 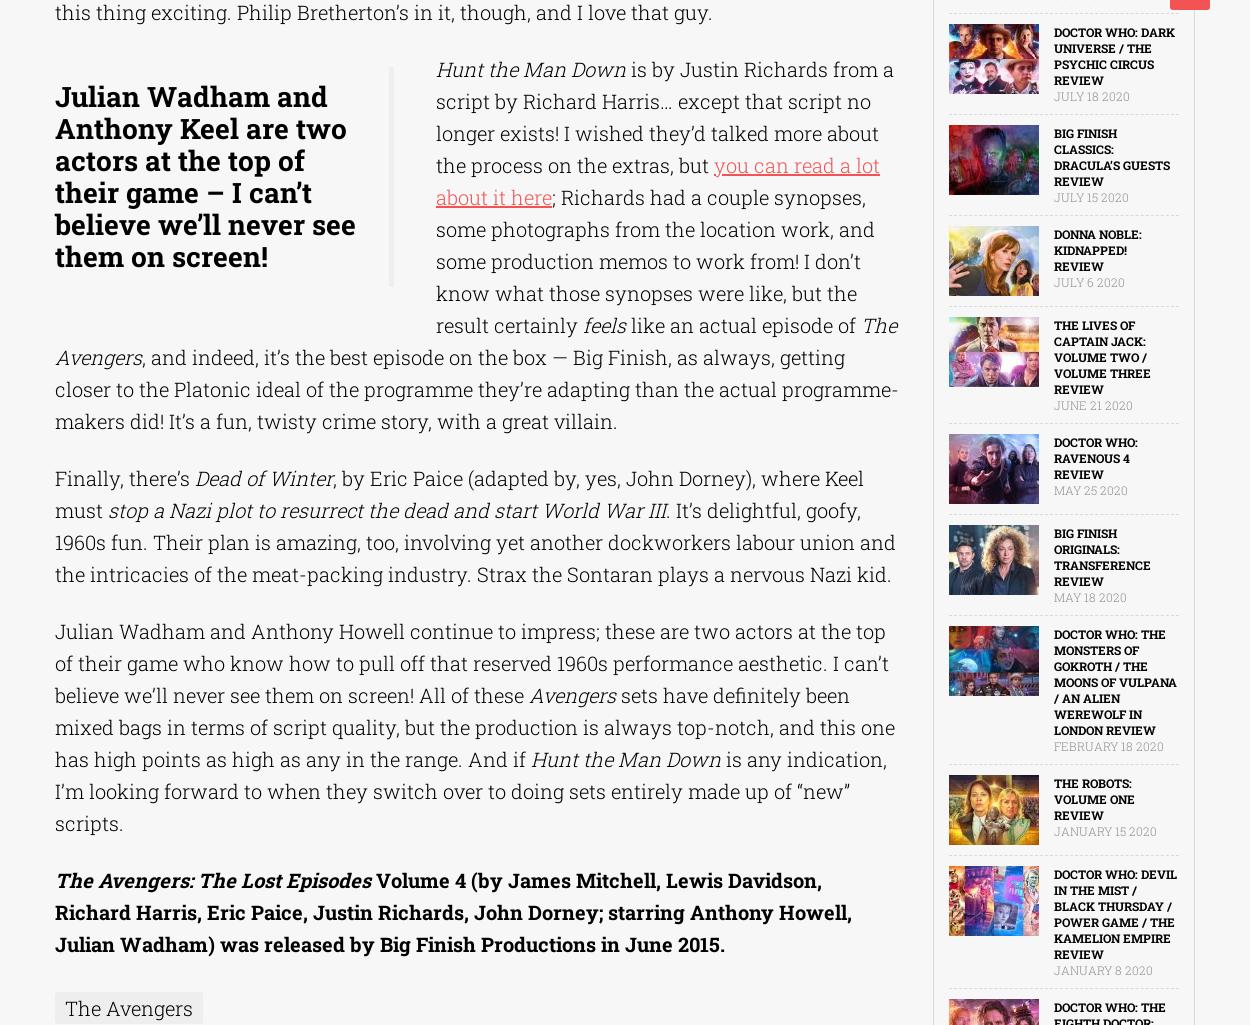 What do you see at coordinates (452, 910) in the screenshot?
I see `'Volume 4 (by James Mitchell, Lewis Davidson, Richard Harris, Eric Paice, Justin Richards, John Dorney; starring Anthony Howell, Julian Wadham) was released by Big Finish Productions in June 2015.'` at bounding box center [452, 910].